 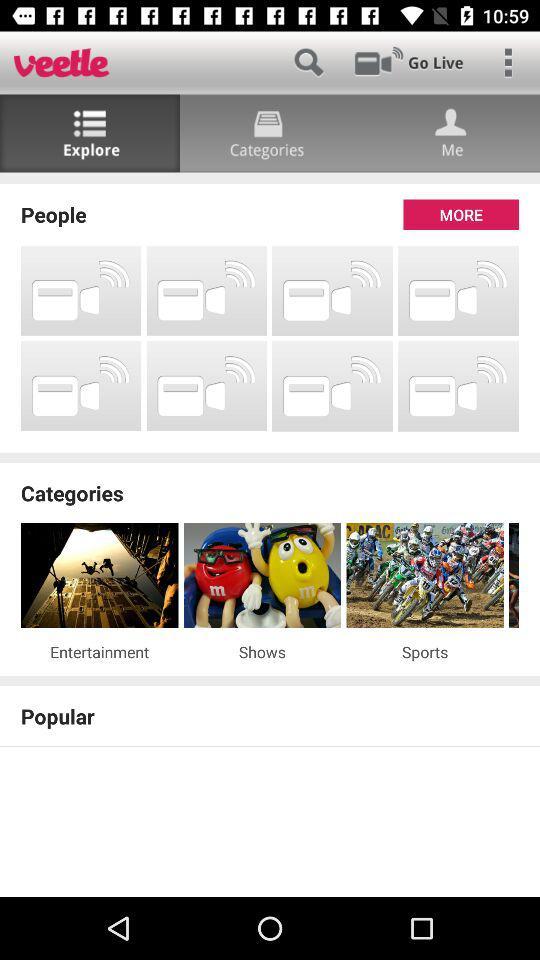 What do you see at coordinates (205, 289) in the screenshot?
I see `app below the people item` at bounding box center [205, 289].